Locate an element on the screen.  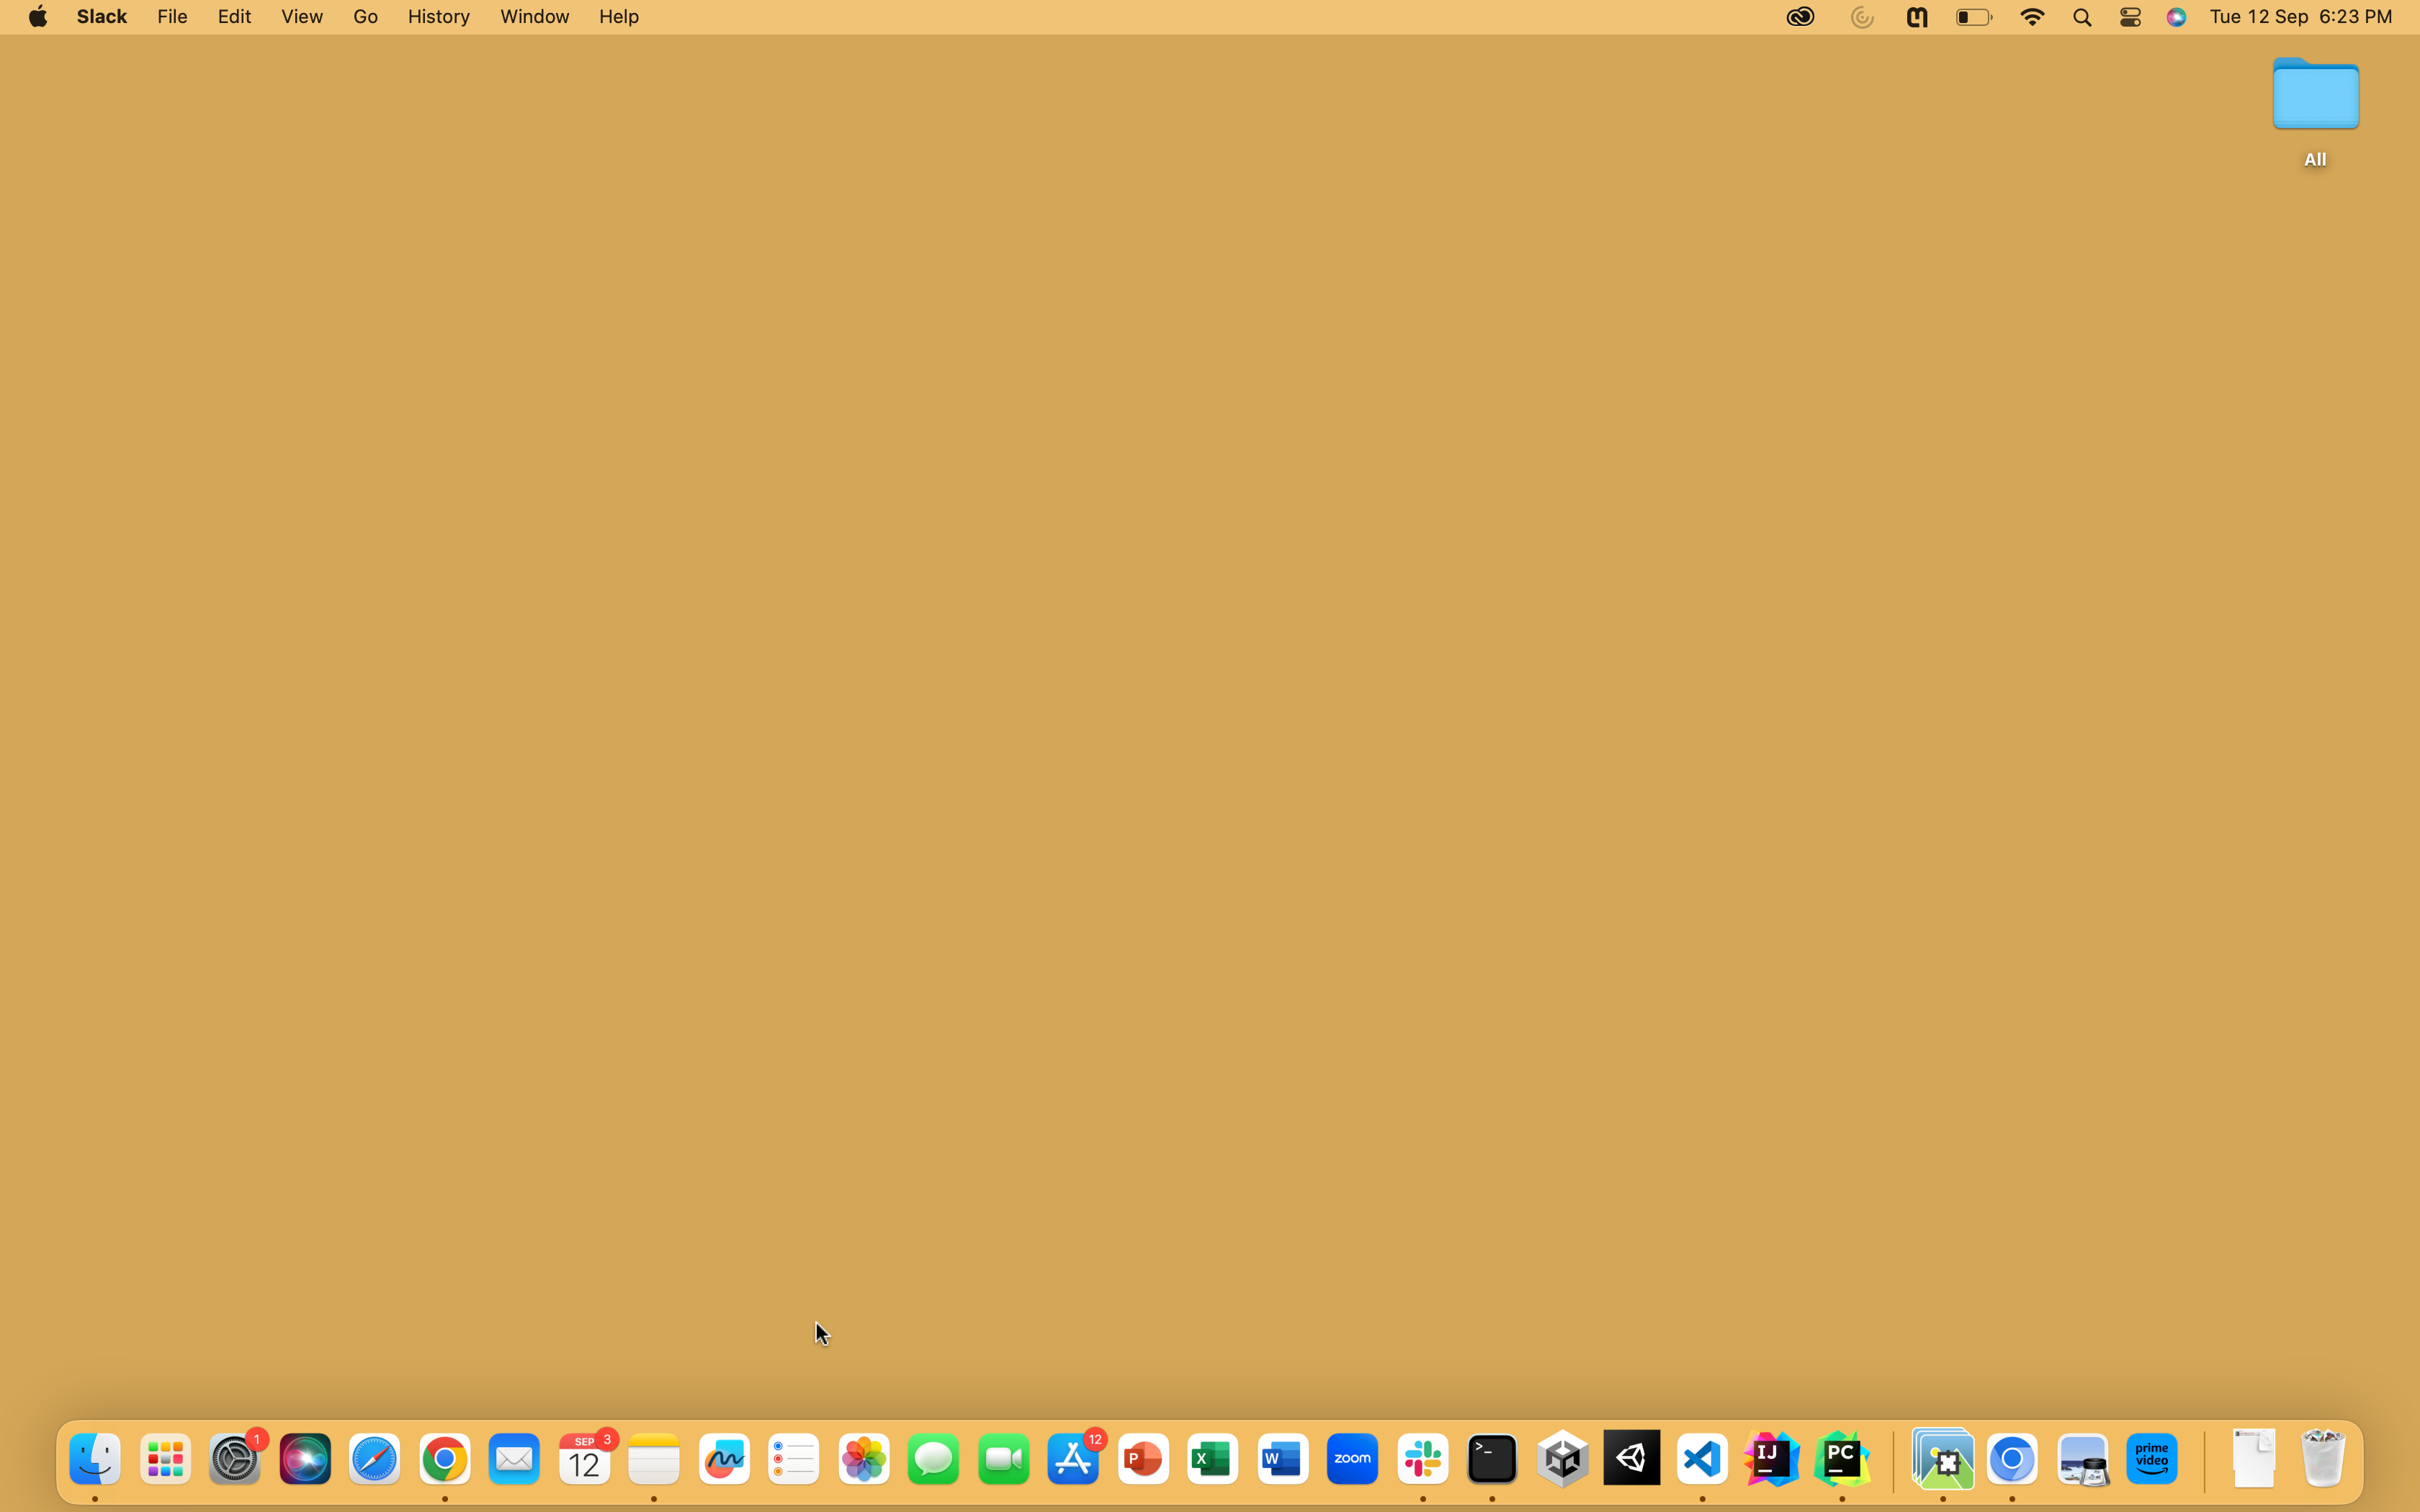
the Window Options menu is located at coordinates (531, 17).